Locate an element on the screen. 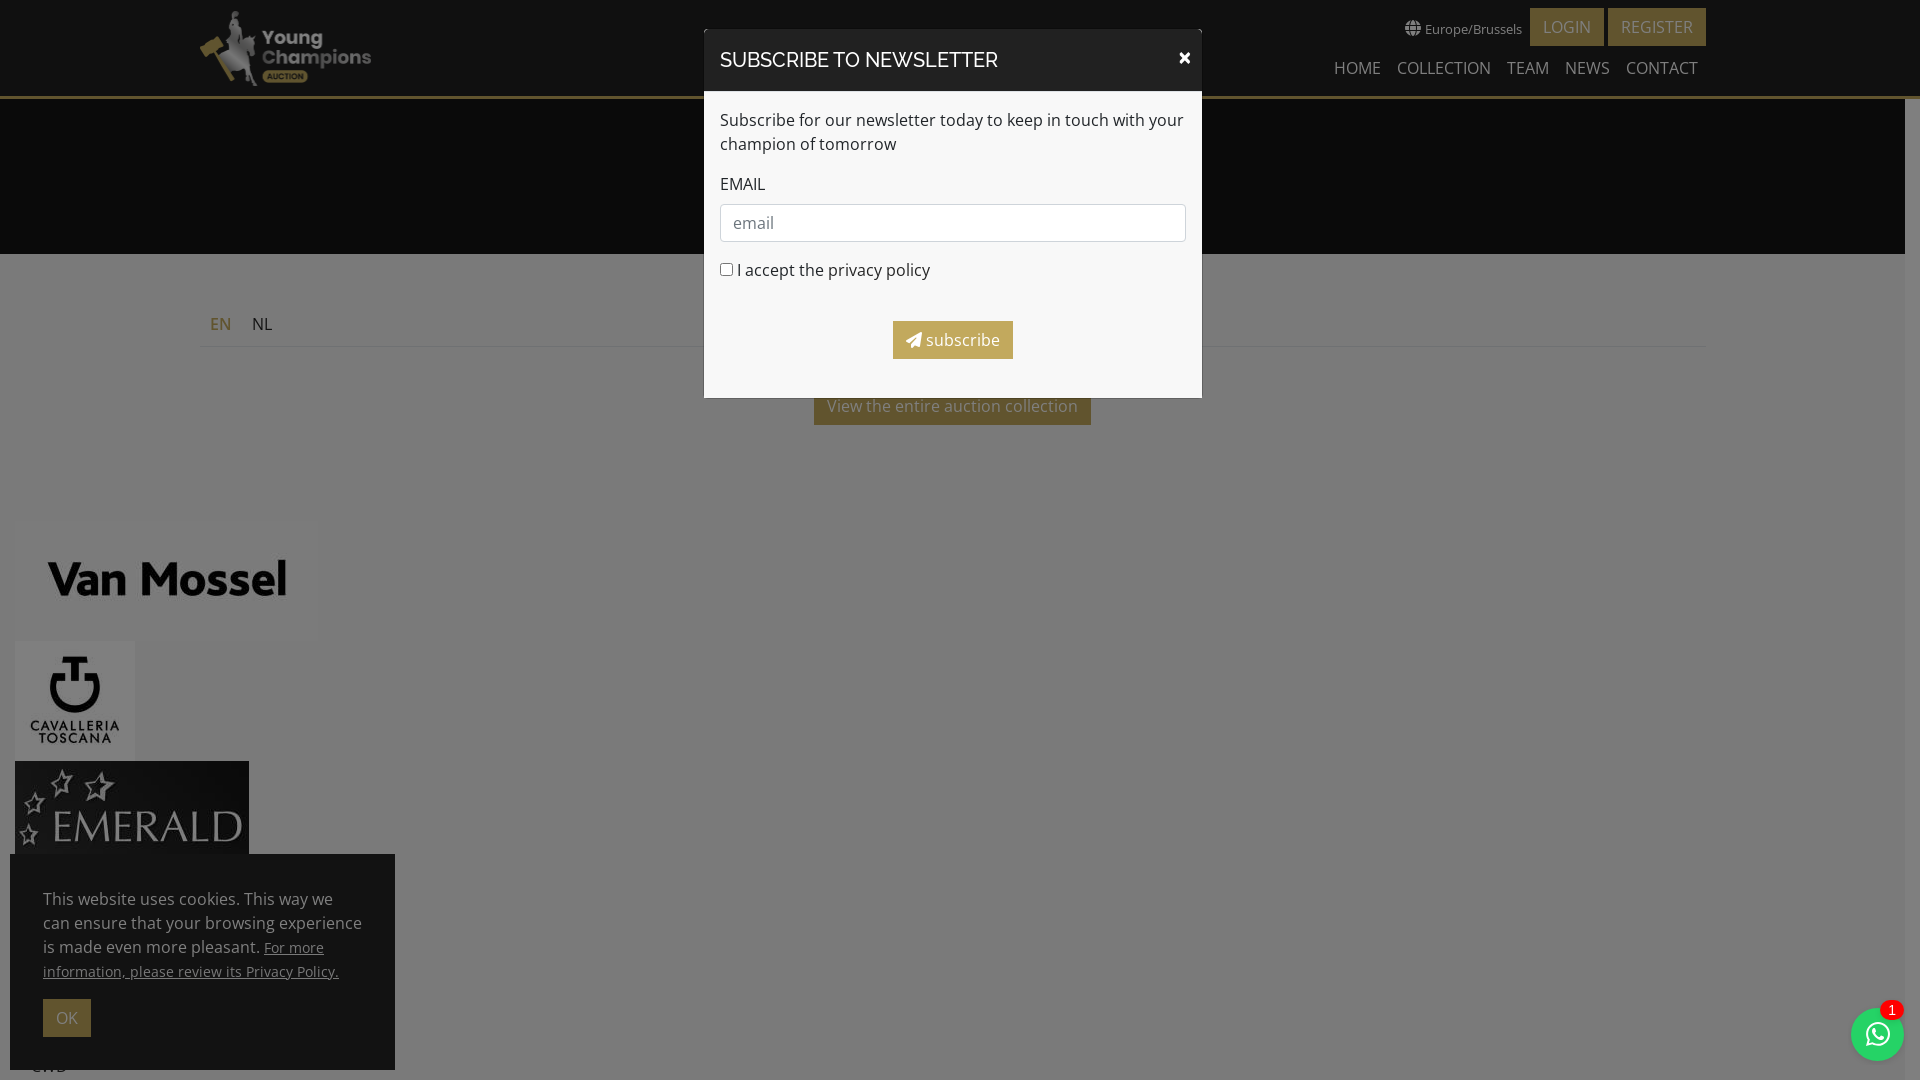  'EN' is located at coordinates (220, 323).